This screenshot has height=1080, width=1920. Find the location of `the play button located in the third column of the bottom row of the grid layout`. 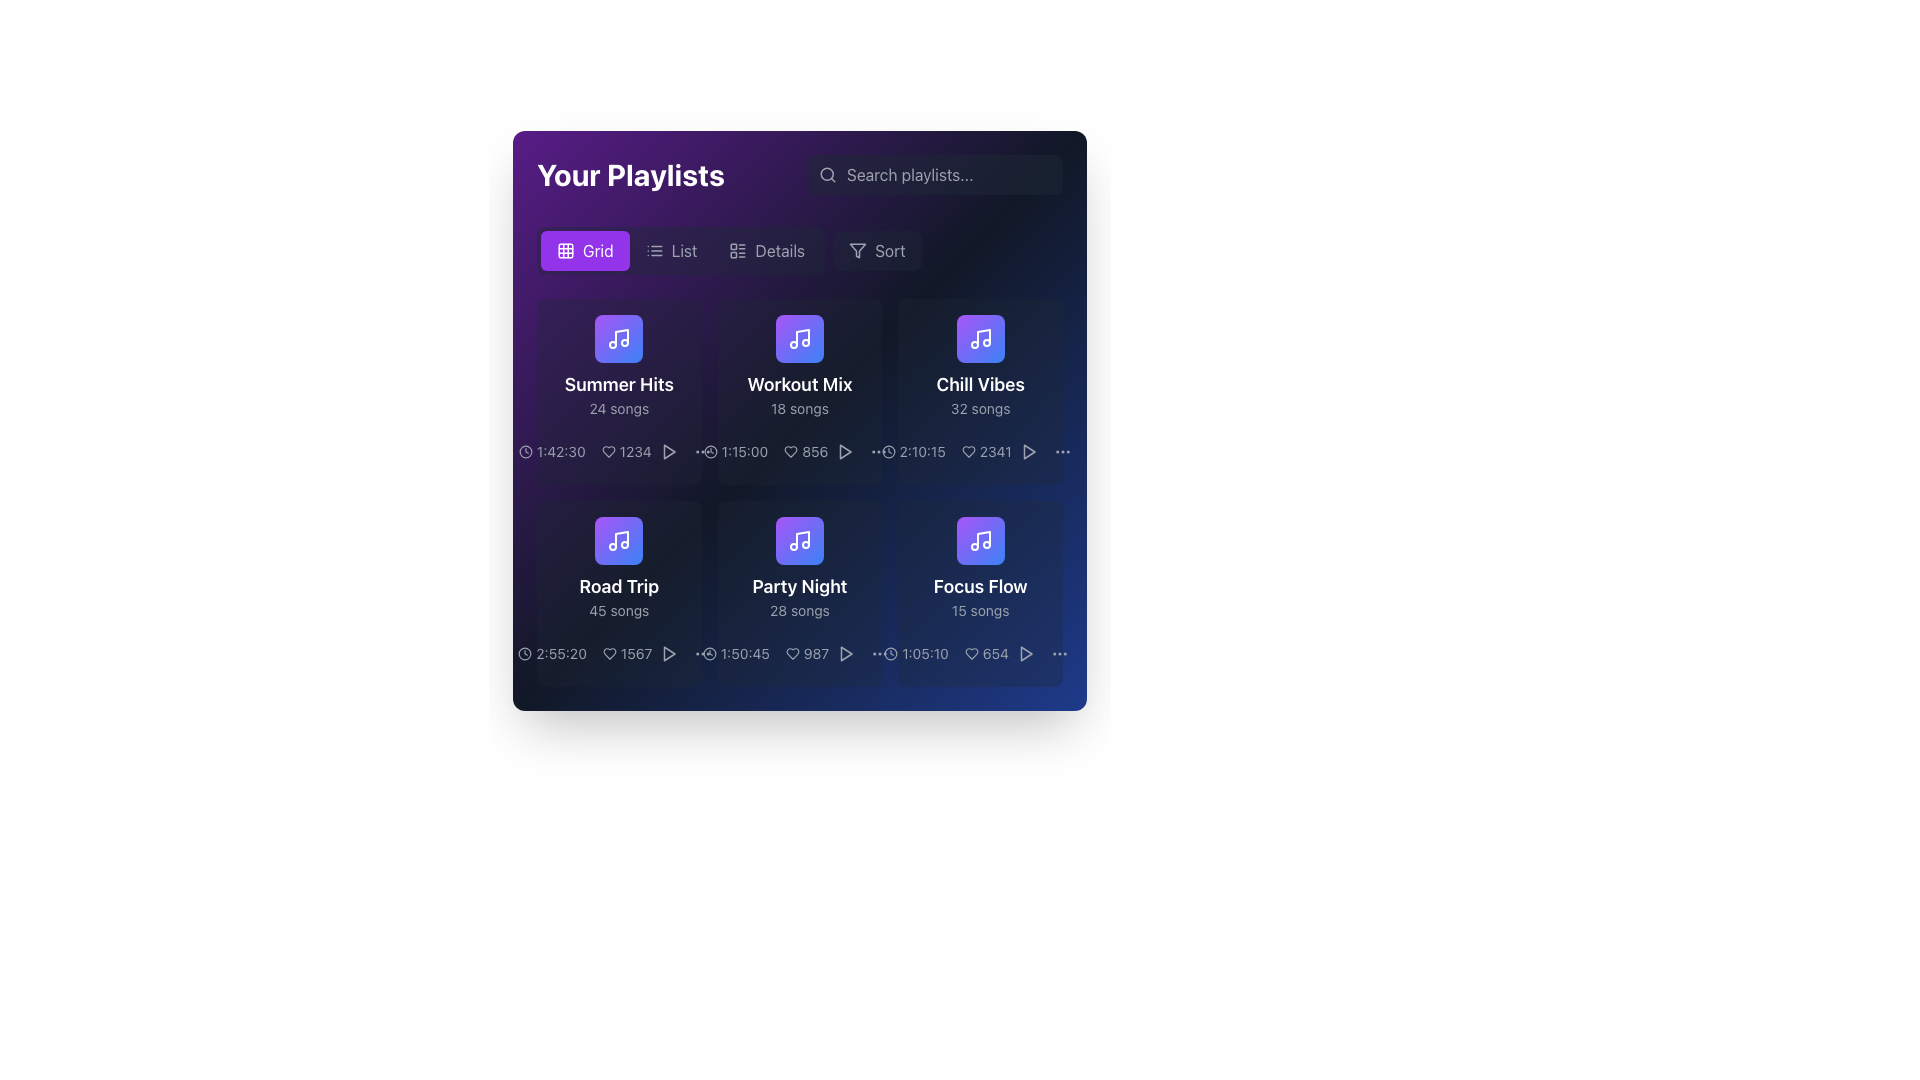

the play button located in the third column of the bottom row of the grid layout is located at coordinates (846, 654).